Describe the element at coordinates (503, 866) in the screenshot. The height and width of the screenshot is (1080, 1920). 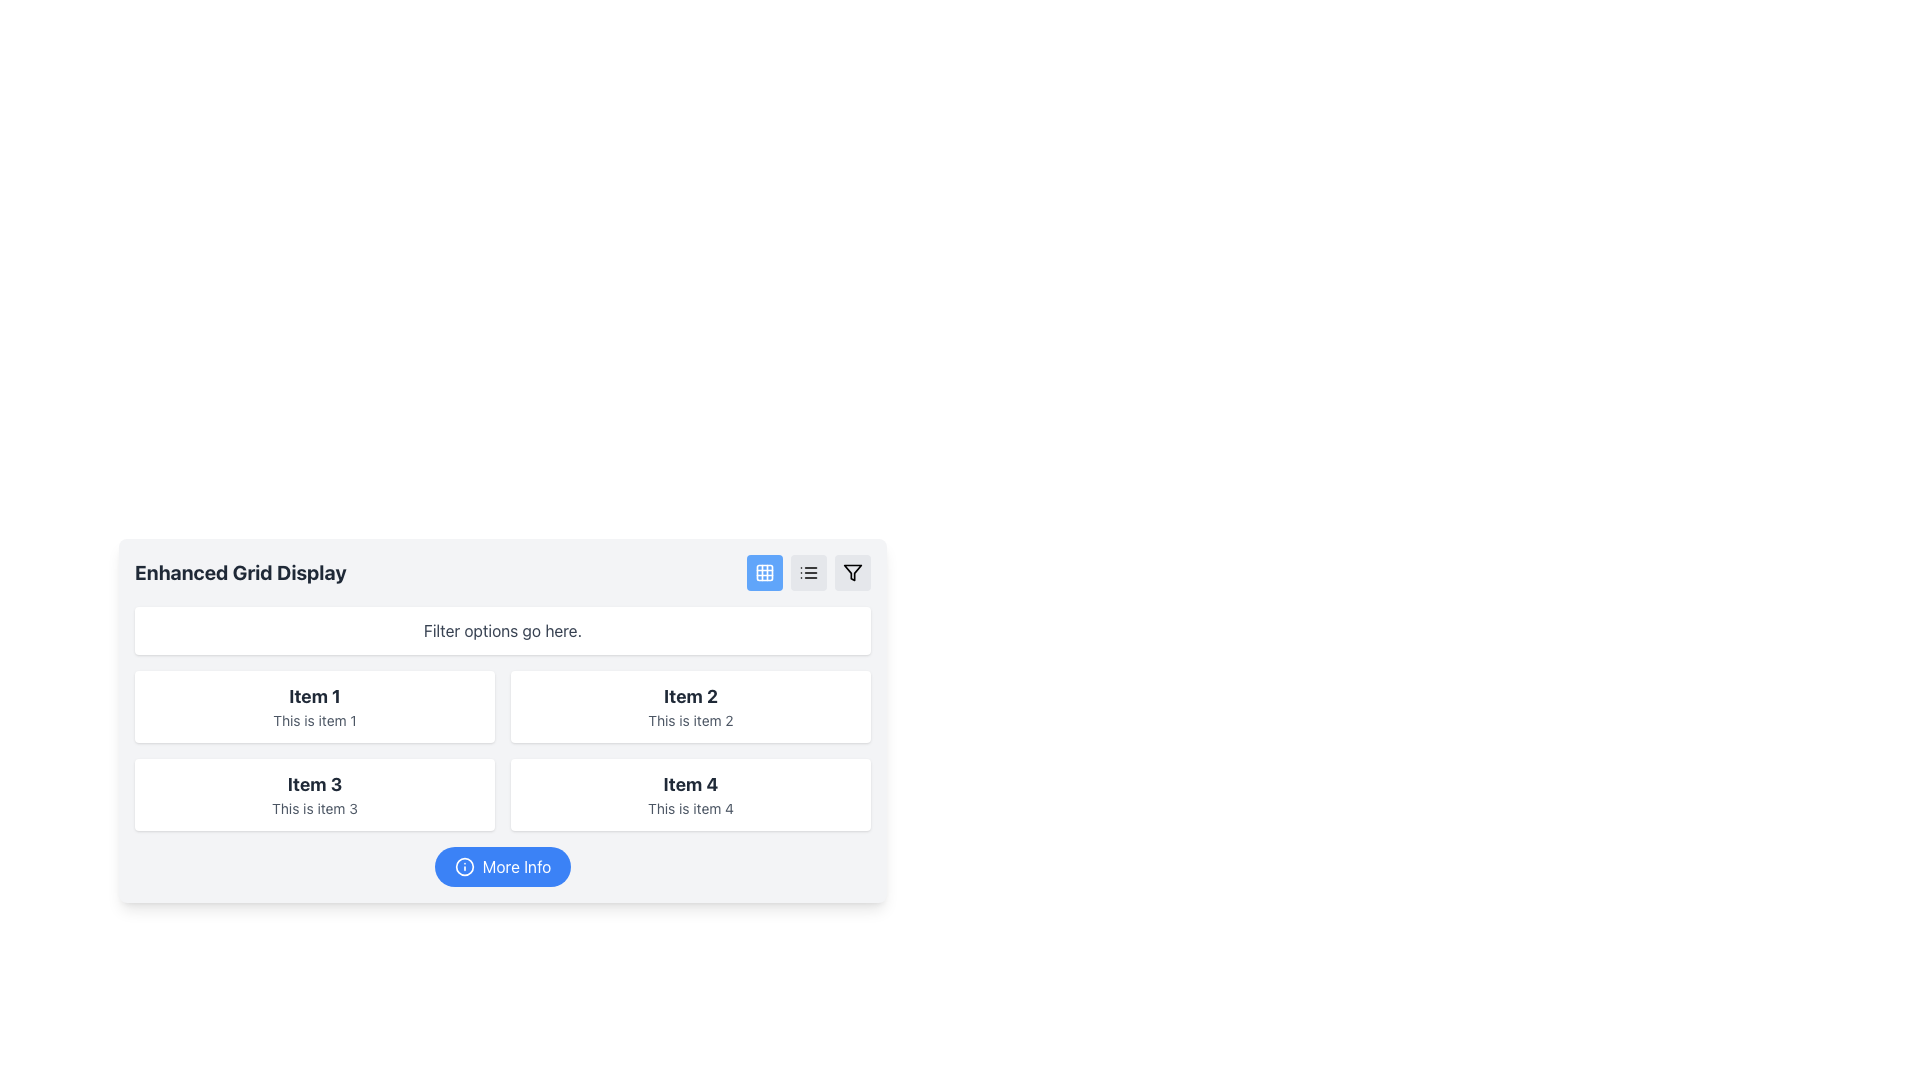
I see `the call-to-action button located at the bottom center of the 'Enhanced Grid Display' card interface, positioned directly underneath the grid section` at that location.